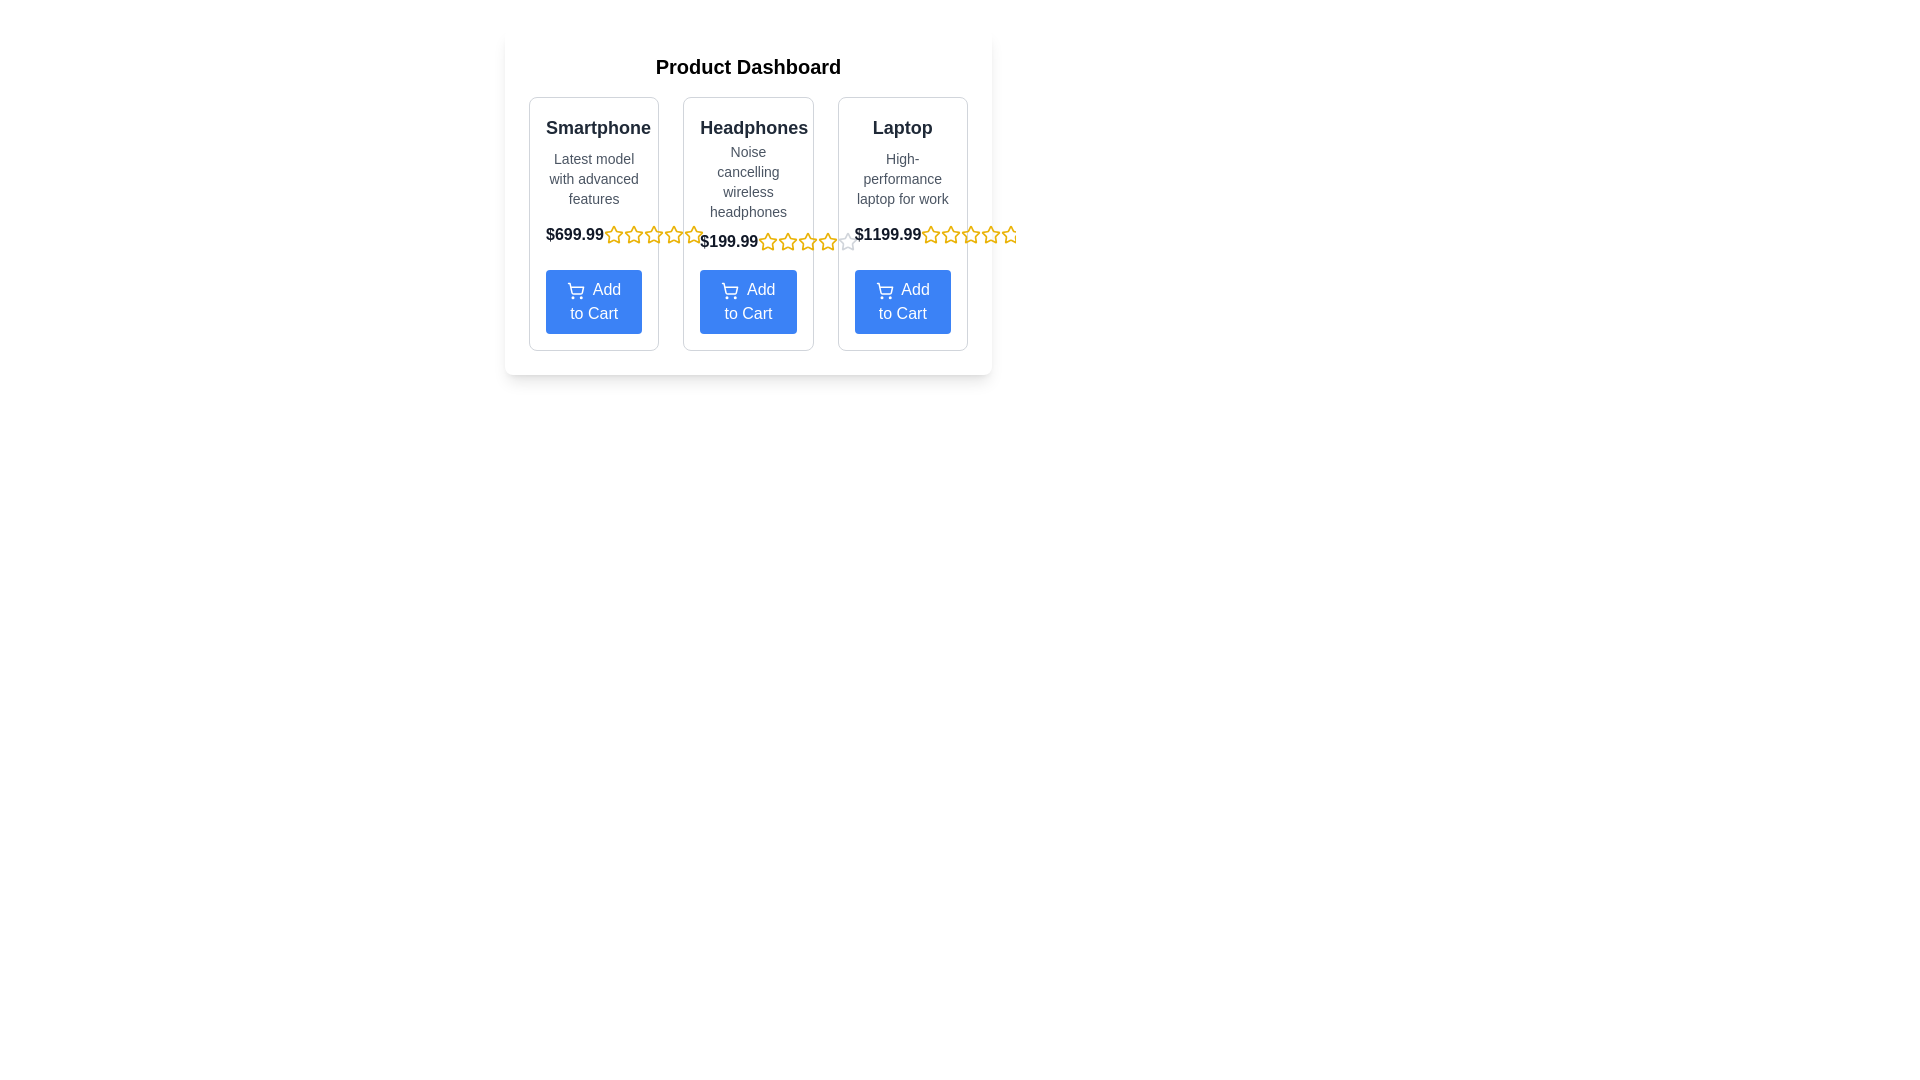  I want to click on the thirteenth star icon in the rating system for the Laptop product, located below its price, so click(828, 240).